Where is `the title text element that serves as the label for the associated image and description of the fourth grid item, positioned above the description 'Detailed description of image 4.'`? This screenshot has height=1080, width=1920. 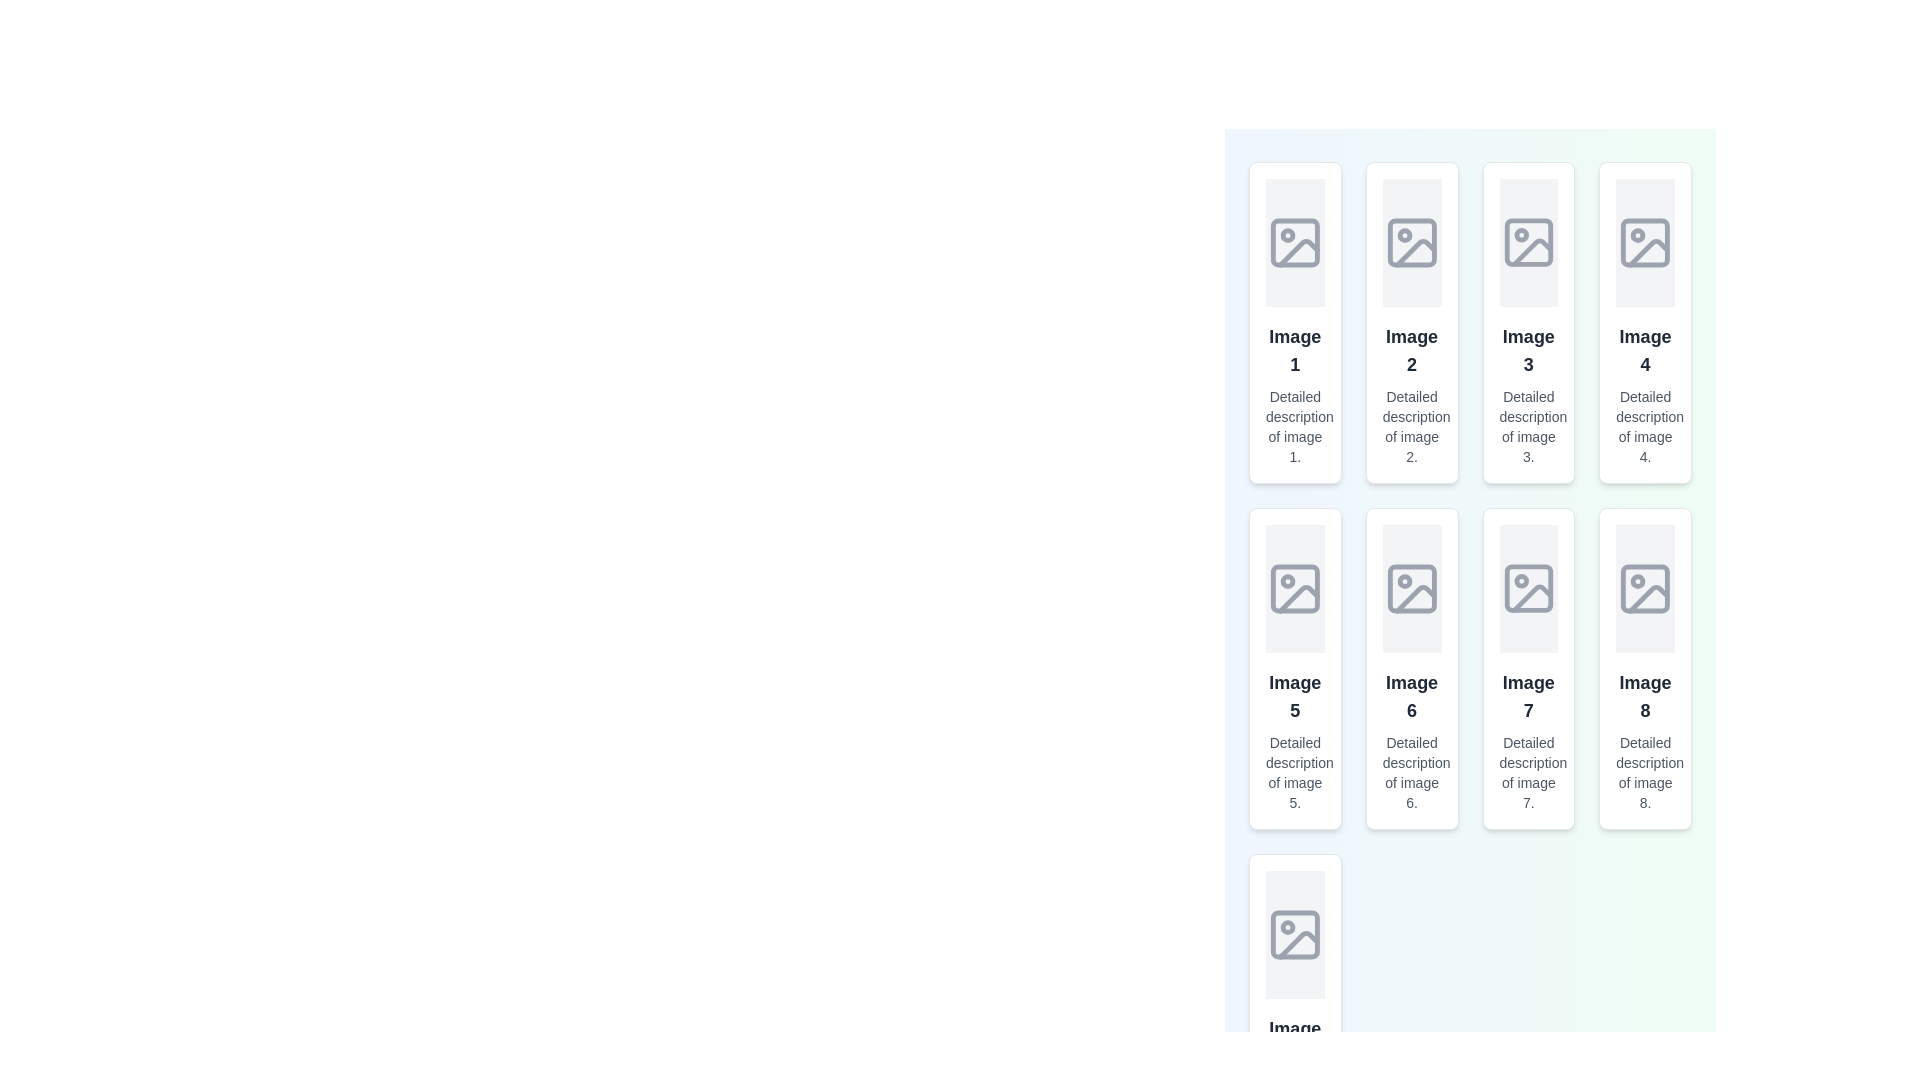 the title text element that serves as the label for the associated image and description of the fourth grid item, positioned above the description 'Detailed description of image 4.' is located at coordinates (1645, 350).